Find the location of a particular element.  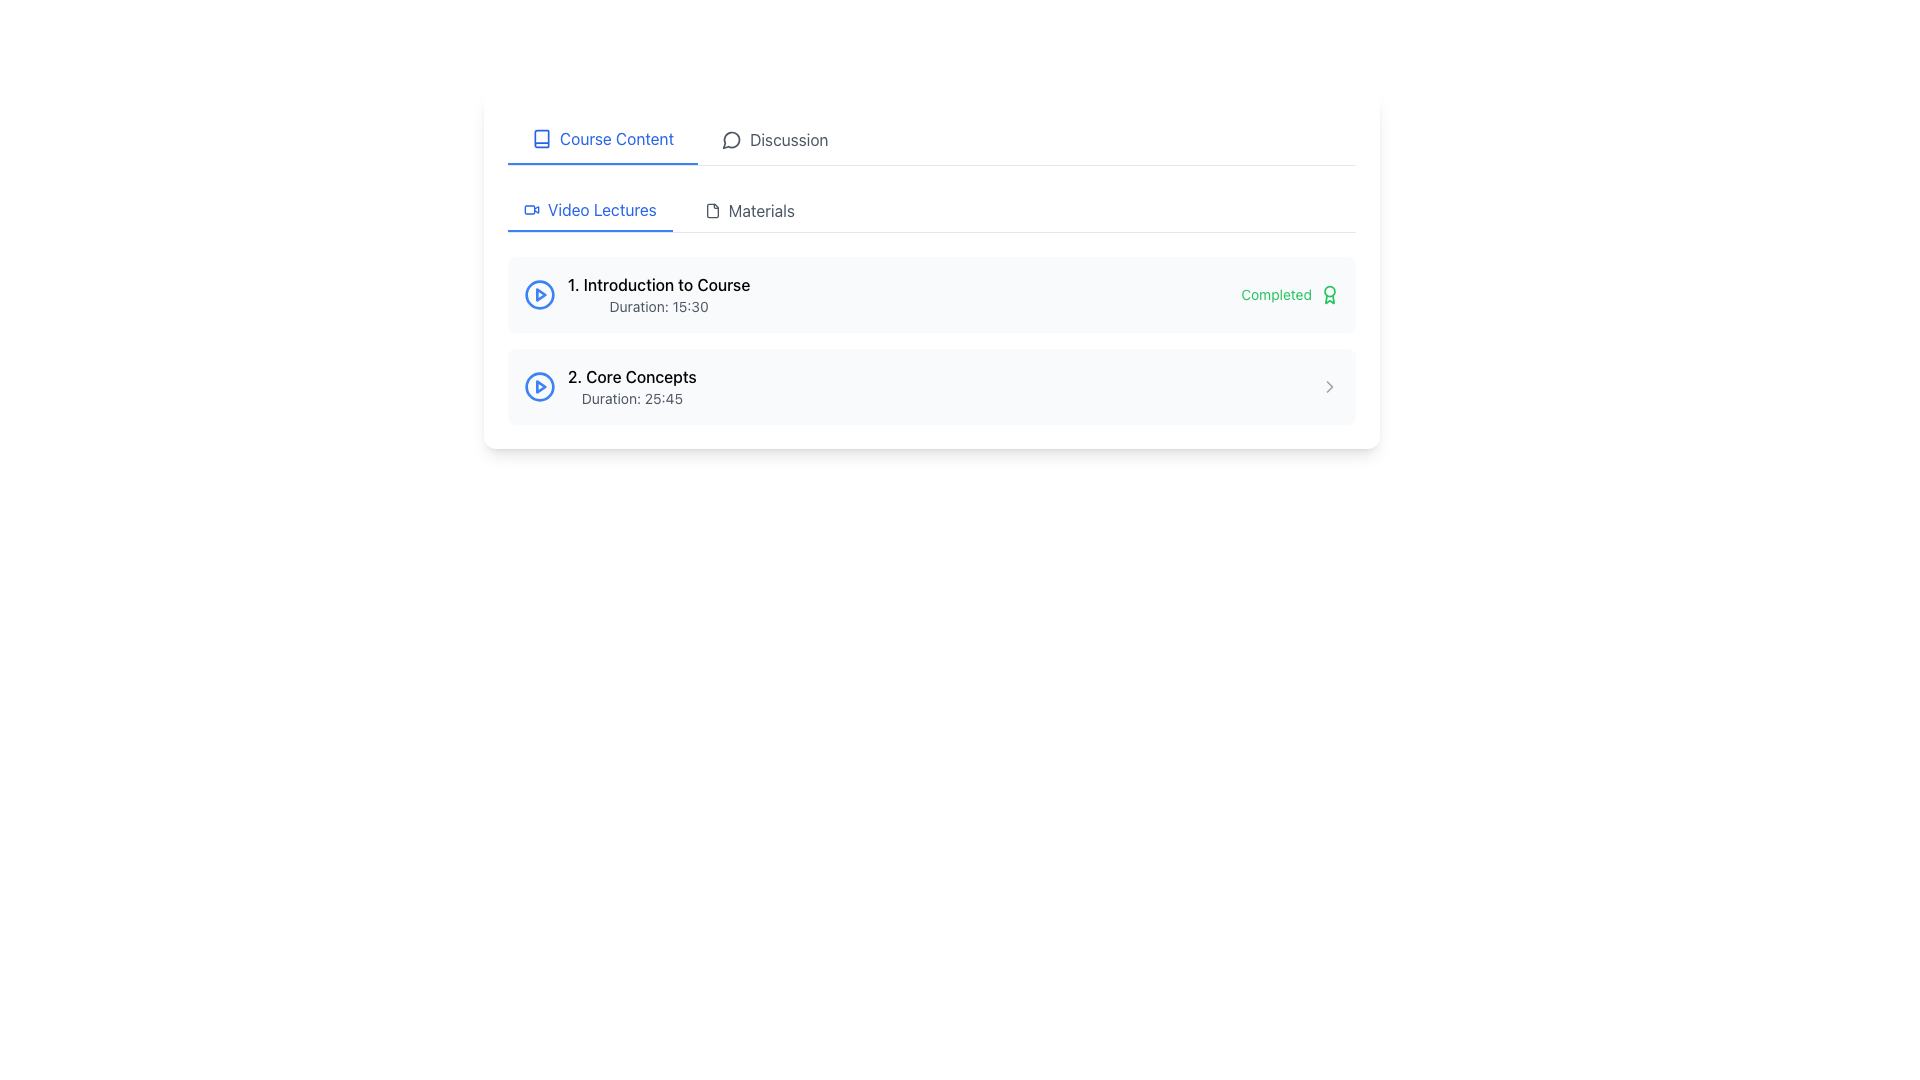

the 'Course Content' tab button located near the top left of the interface is located at coordinates (602, 138).